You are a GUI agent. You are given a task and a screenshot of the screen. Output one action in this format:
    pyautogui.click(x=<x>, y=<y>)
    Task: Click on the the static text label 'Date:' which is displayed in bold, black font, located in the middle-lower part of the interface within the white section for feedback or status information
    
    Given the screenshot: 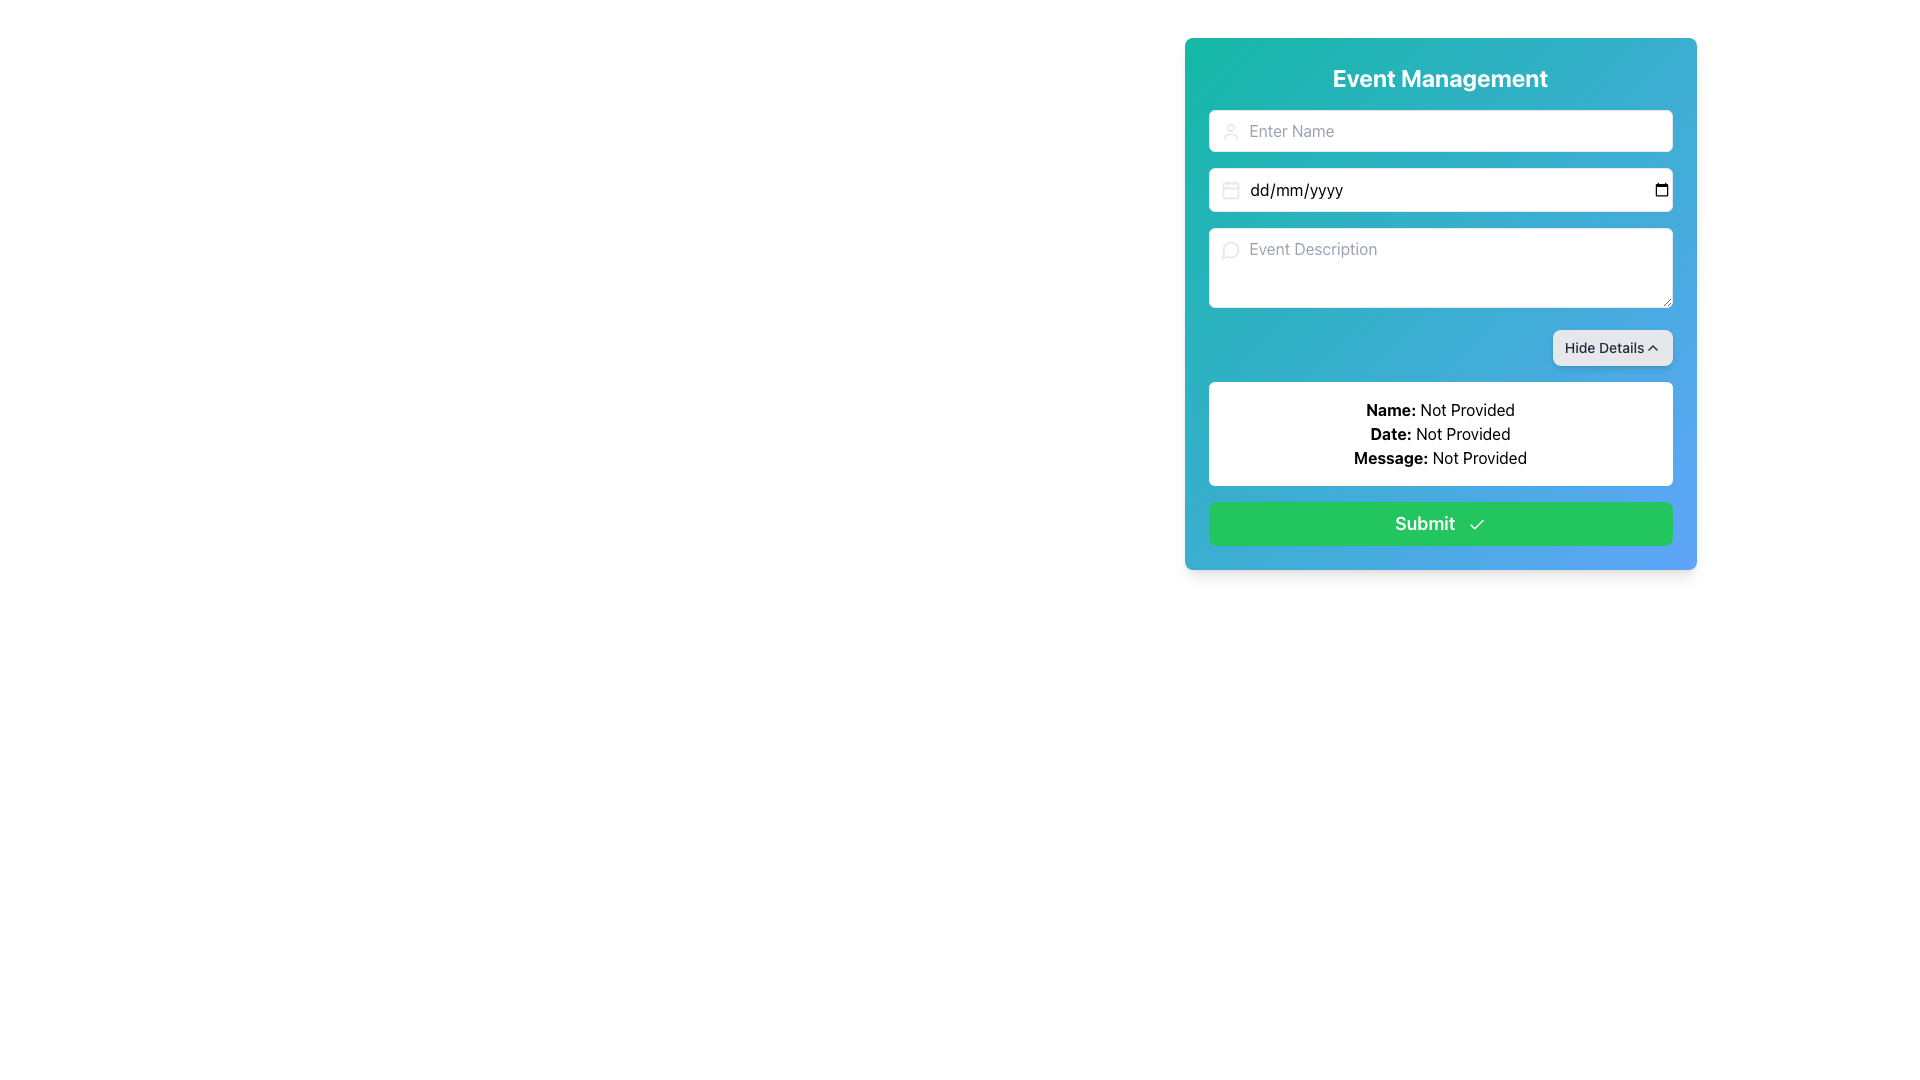 What is the action you would take?
    pyautogui.click(x=1390, y=433)
    